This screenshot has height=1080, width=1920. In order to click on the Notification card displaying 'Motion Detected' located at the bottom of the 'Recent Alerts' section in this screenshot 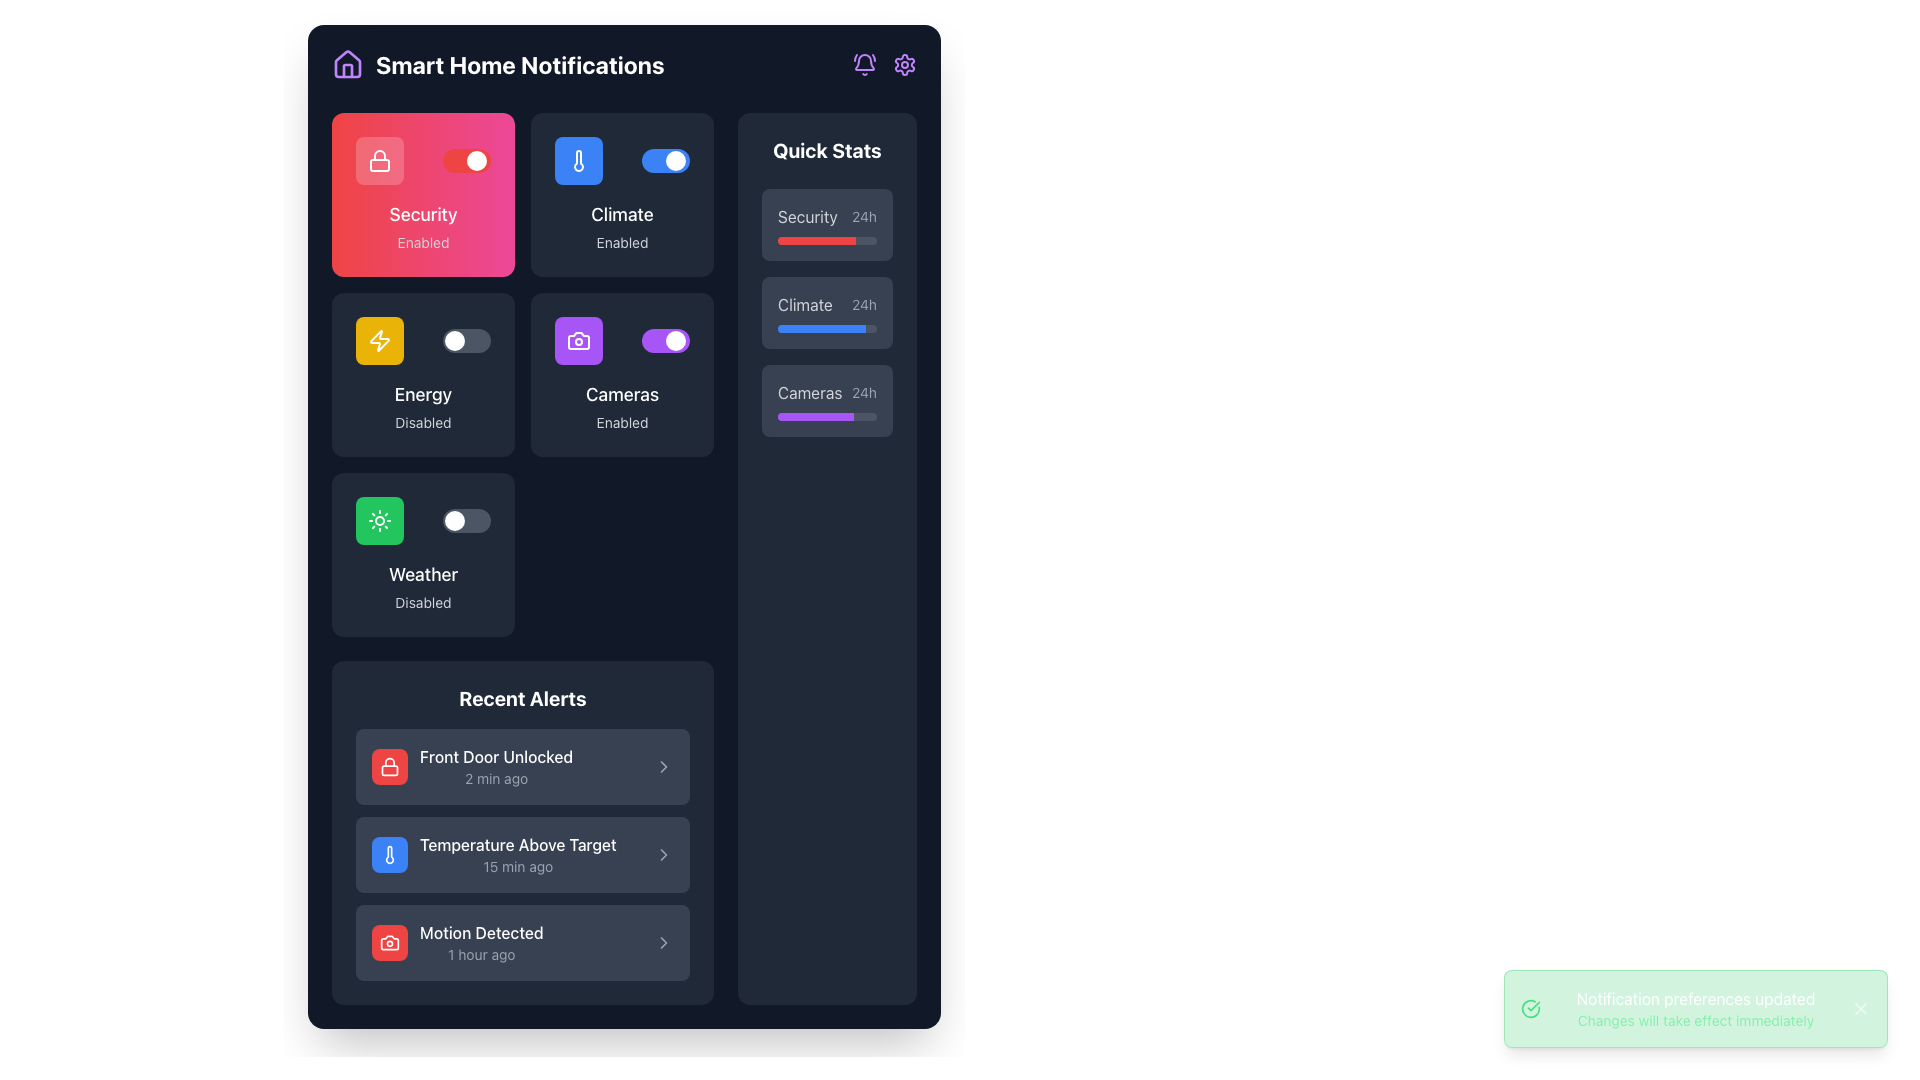, I will do `click(456, 942)`.